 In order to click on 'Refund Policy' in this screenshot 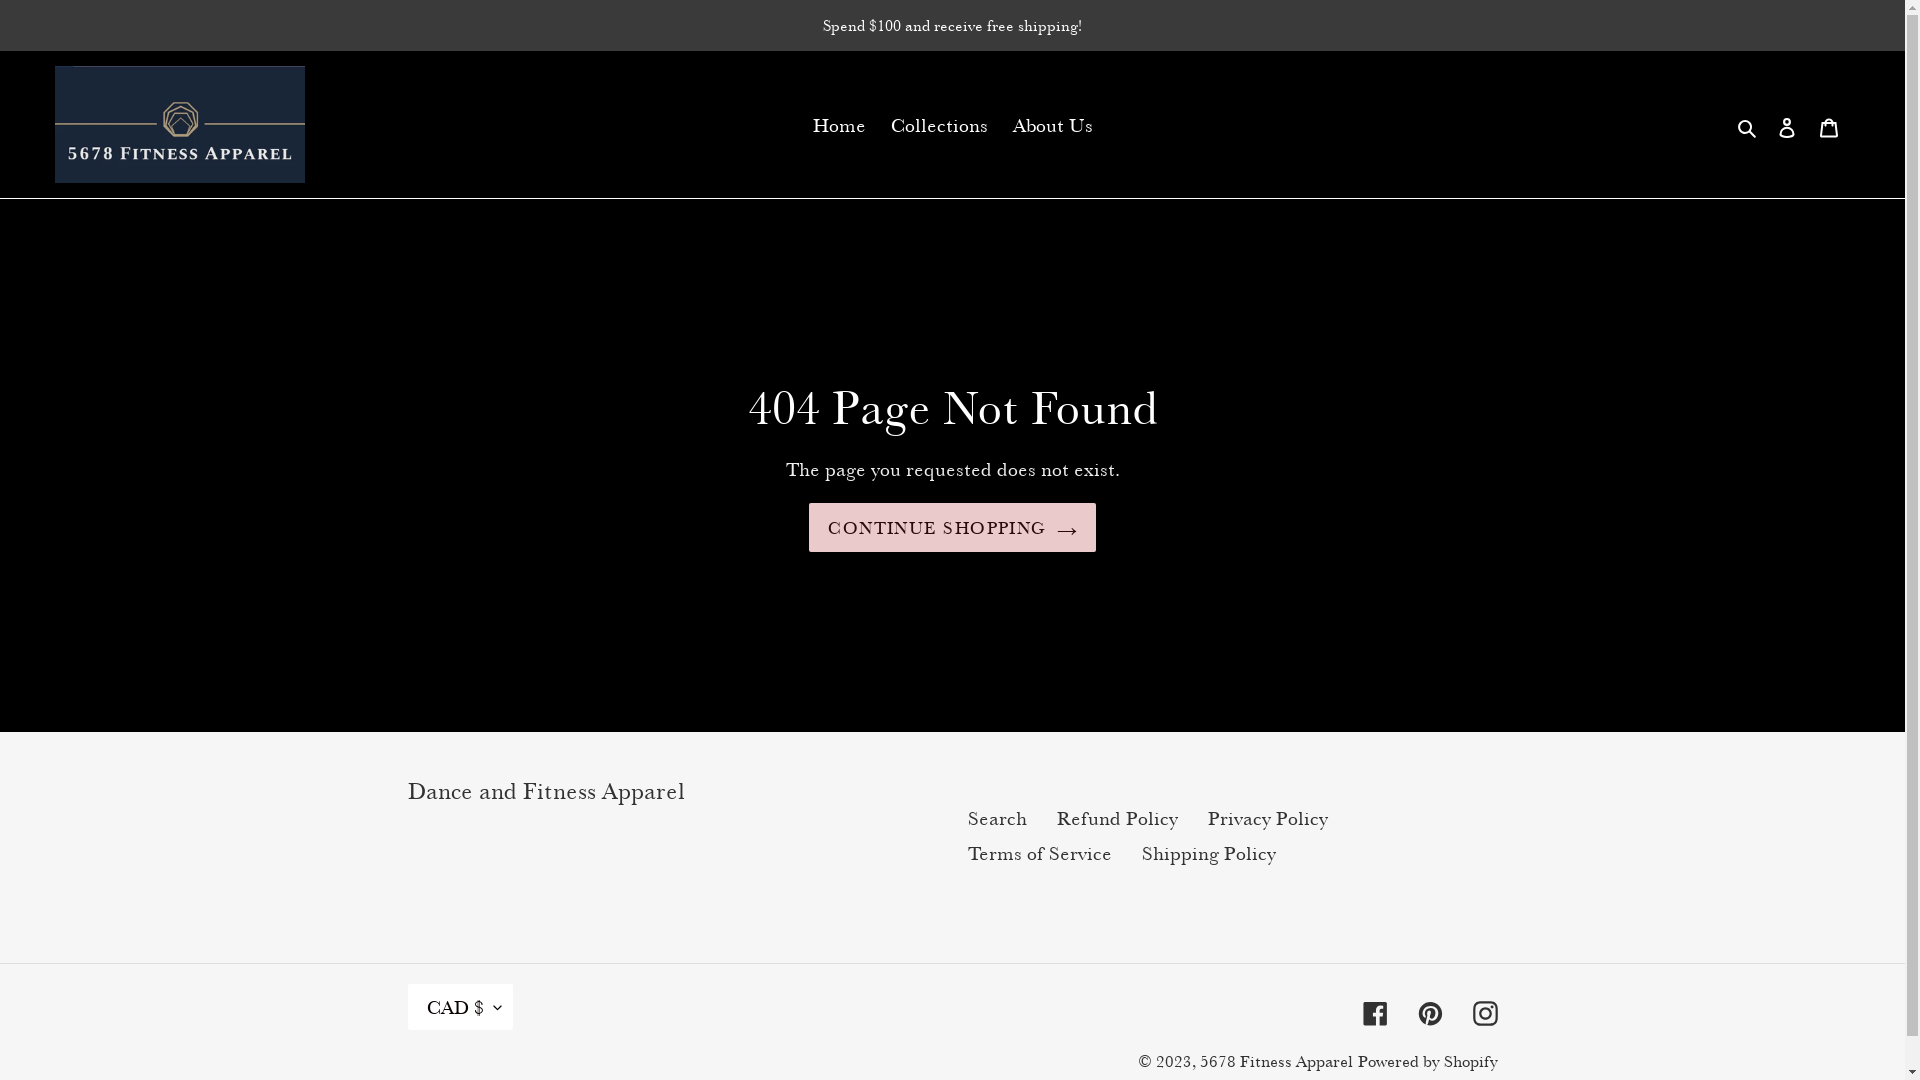, I will do `click(1115, 817)`.